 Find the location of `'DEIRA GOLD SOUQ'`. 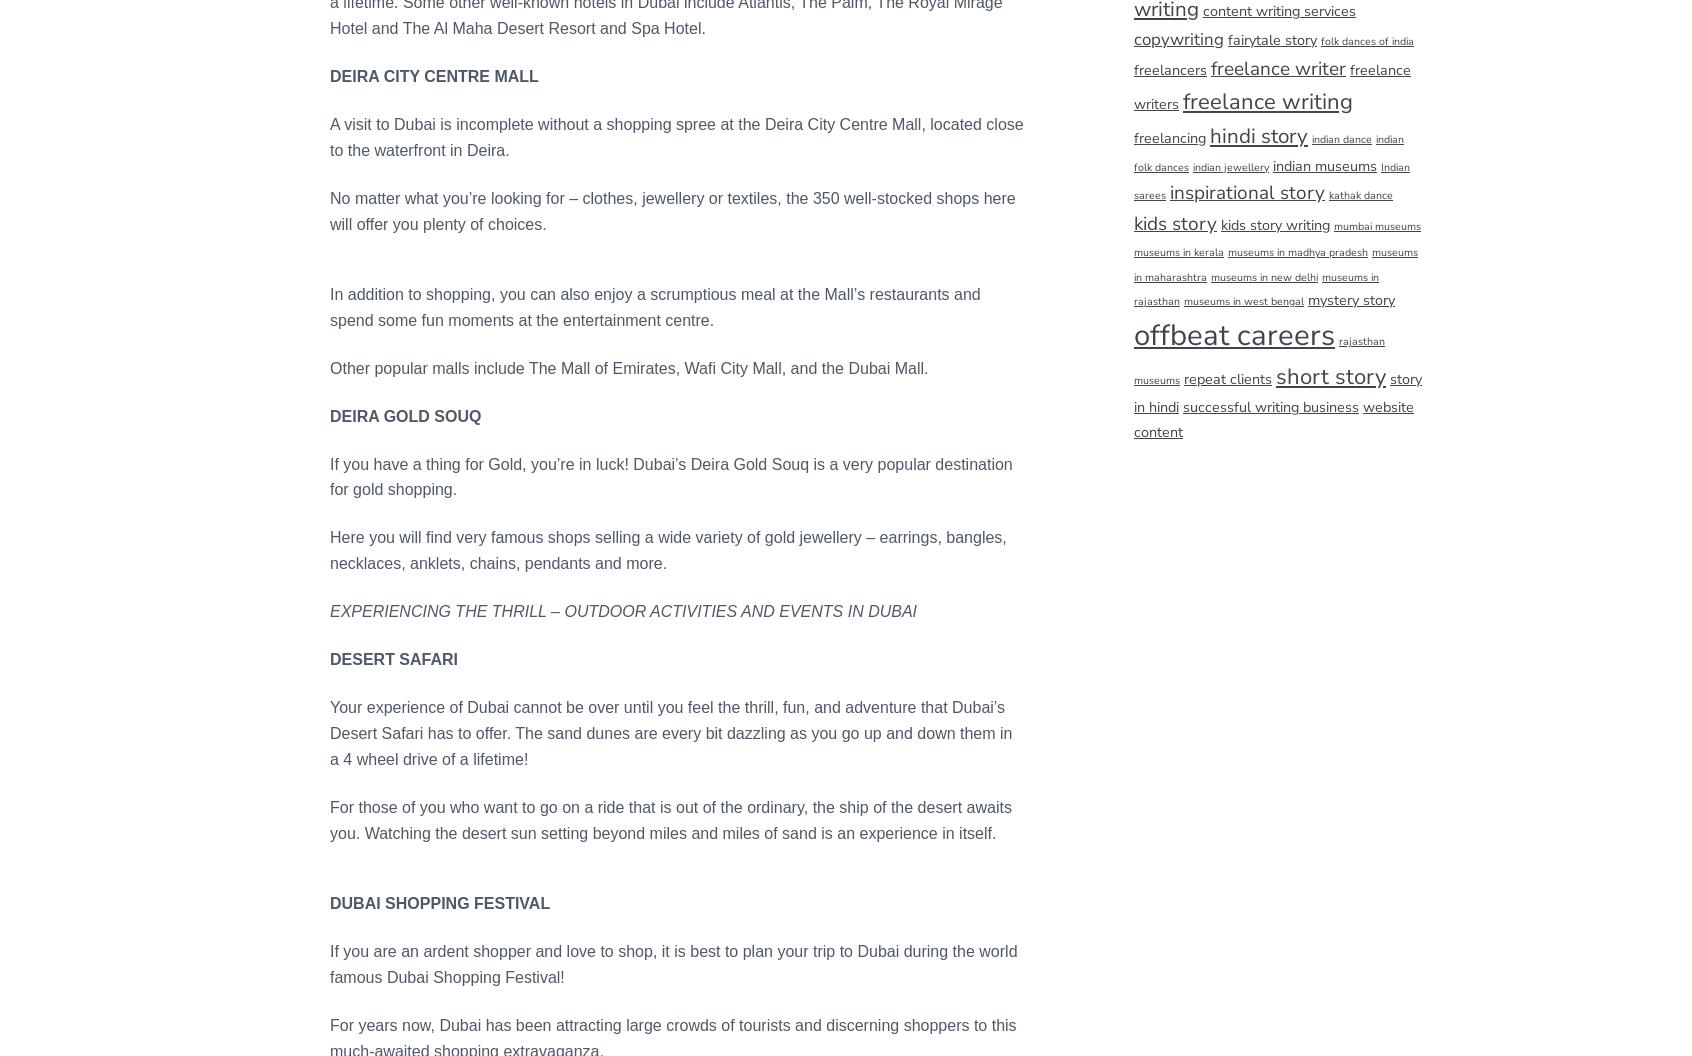

'DEIRA GOLD SOUQ' is located at coordinates (405, 415).